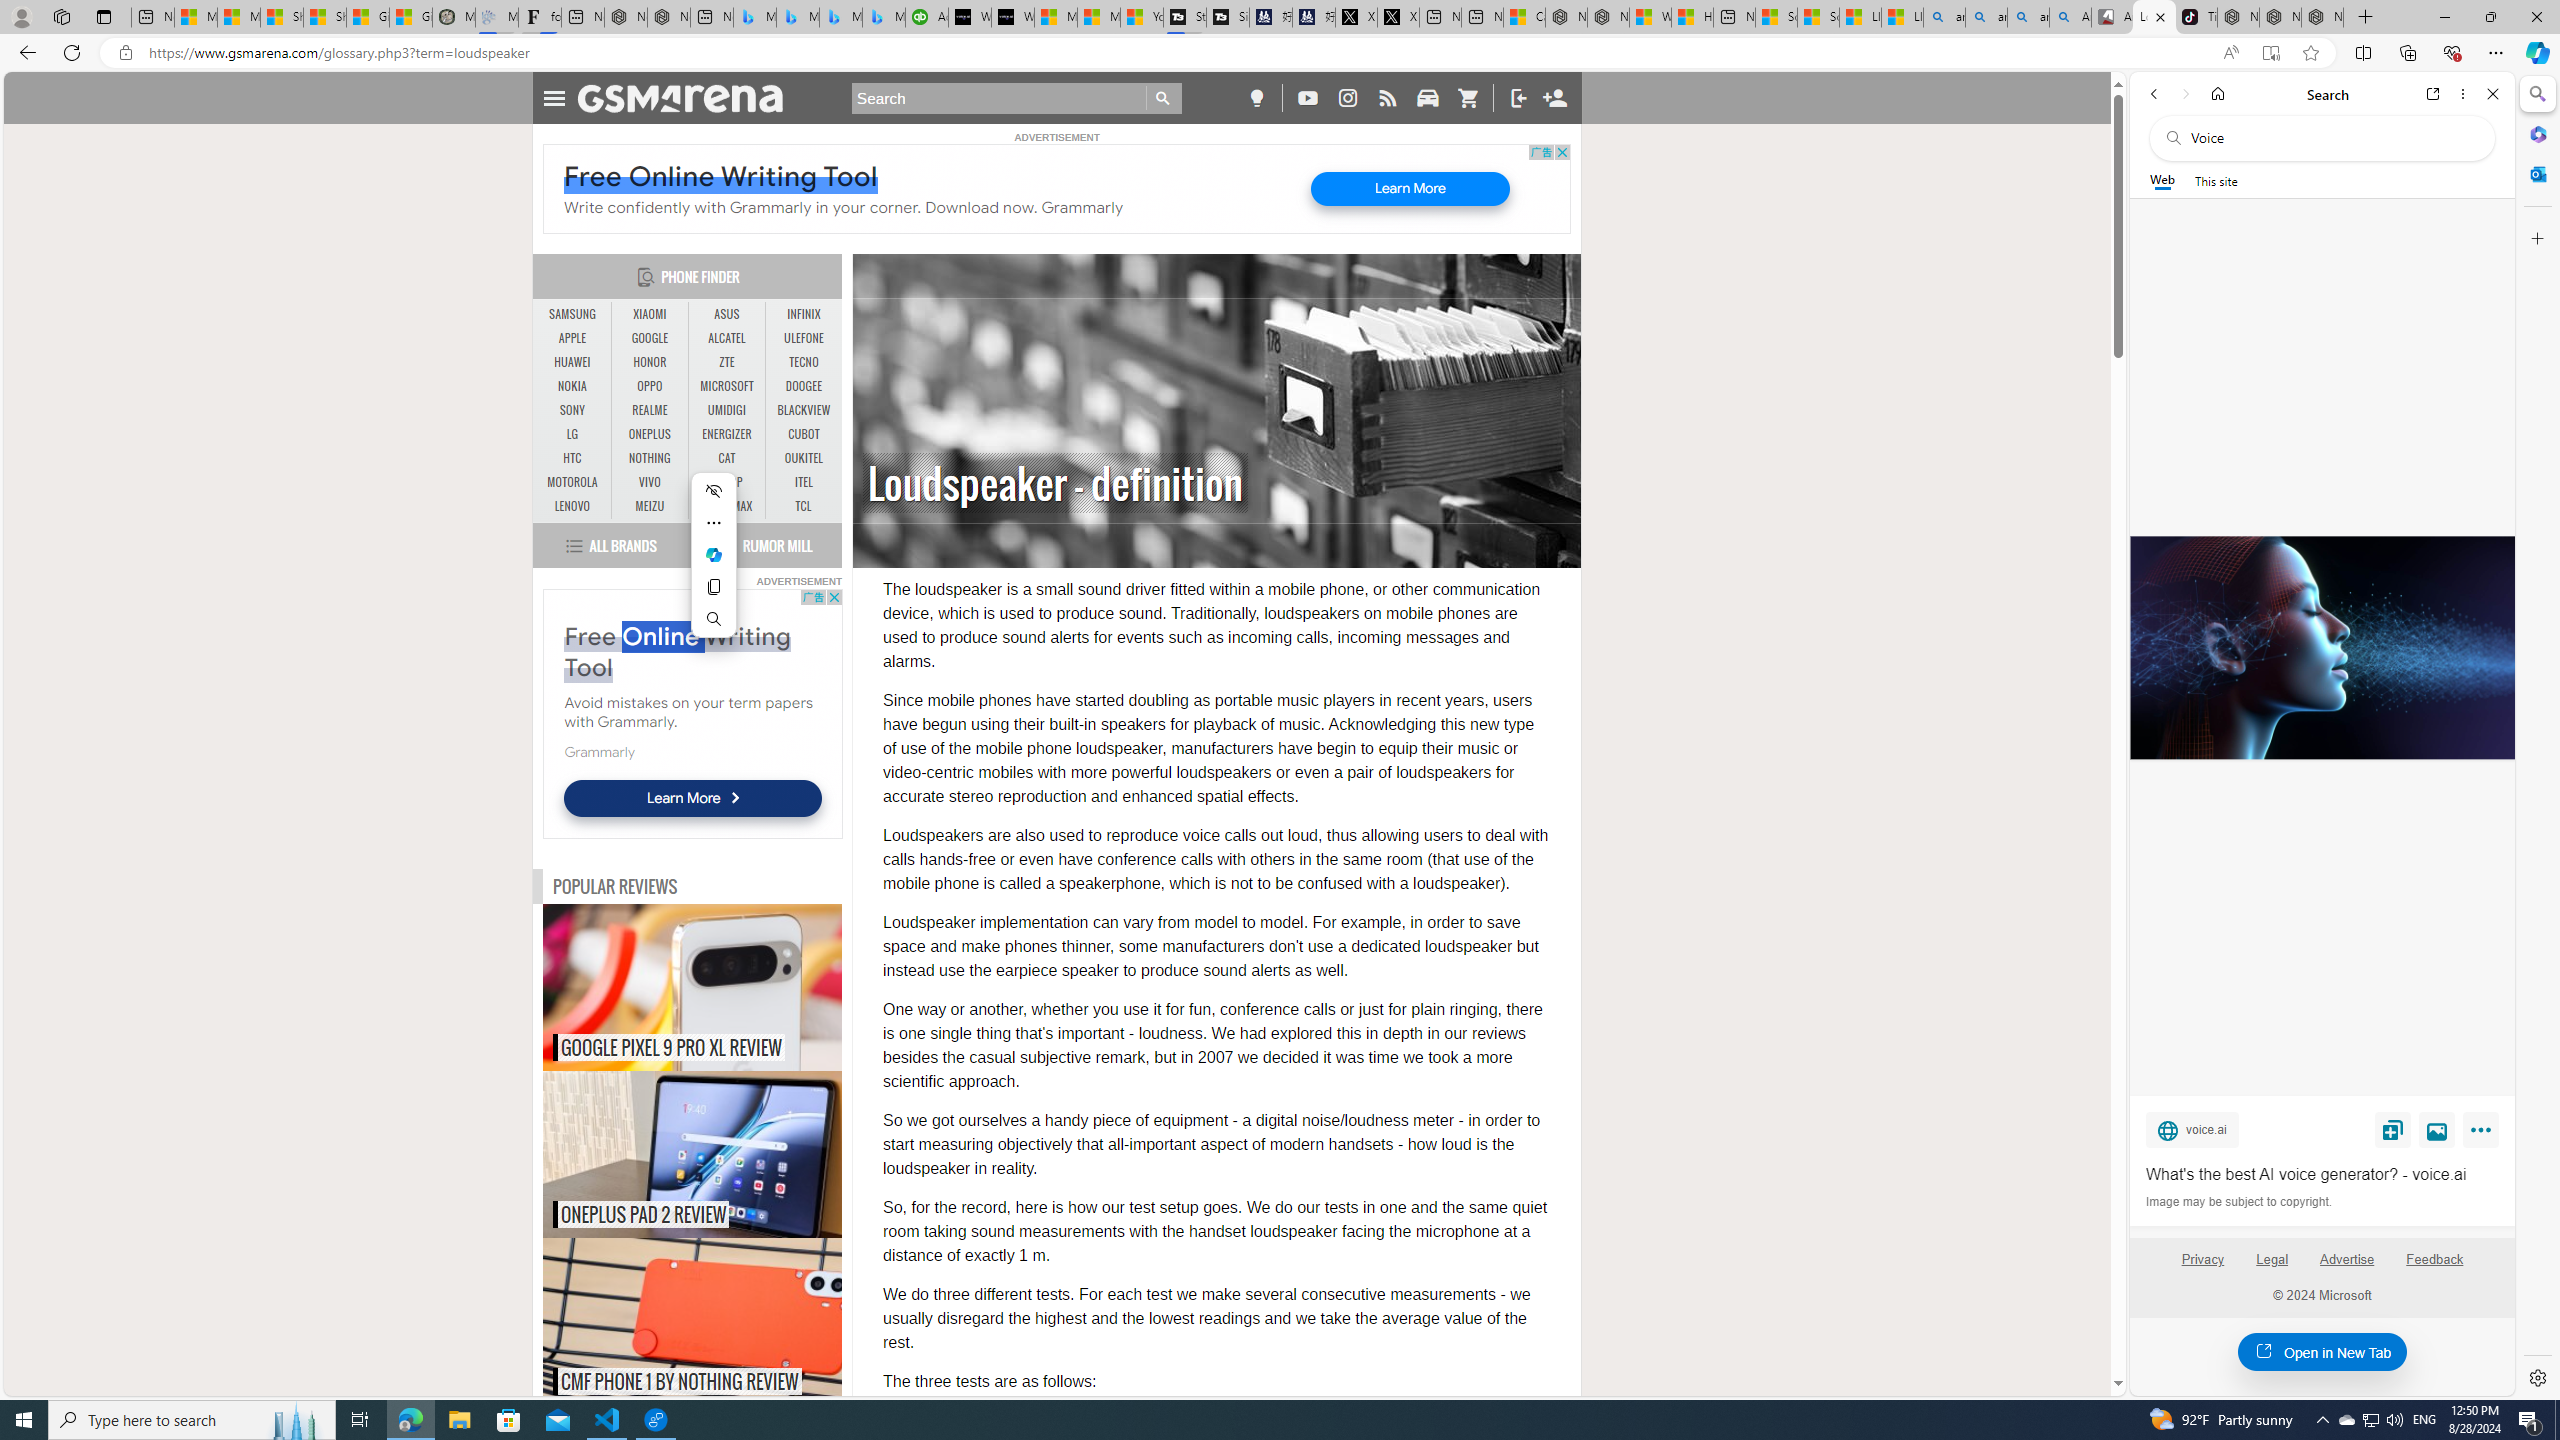 The image size is (2560, 1440). Describe the element at coordinates (803, 386) in the screenshot. I see `'DOOGEE'` at that location.